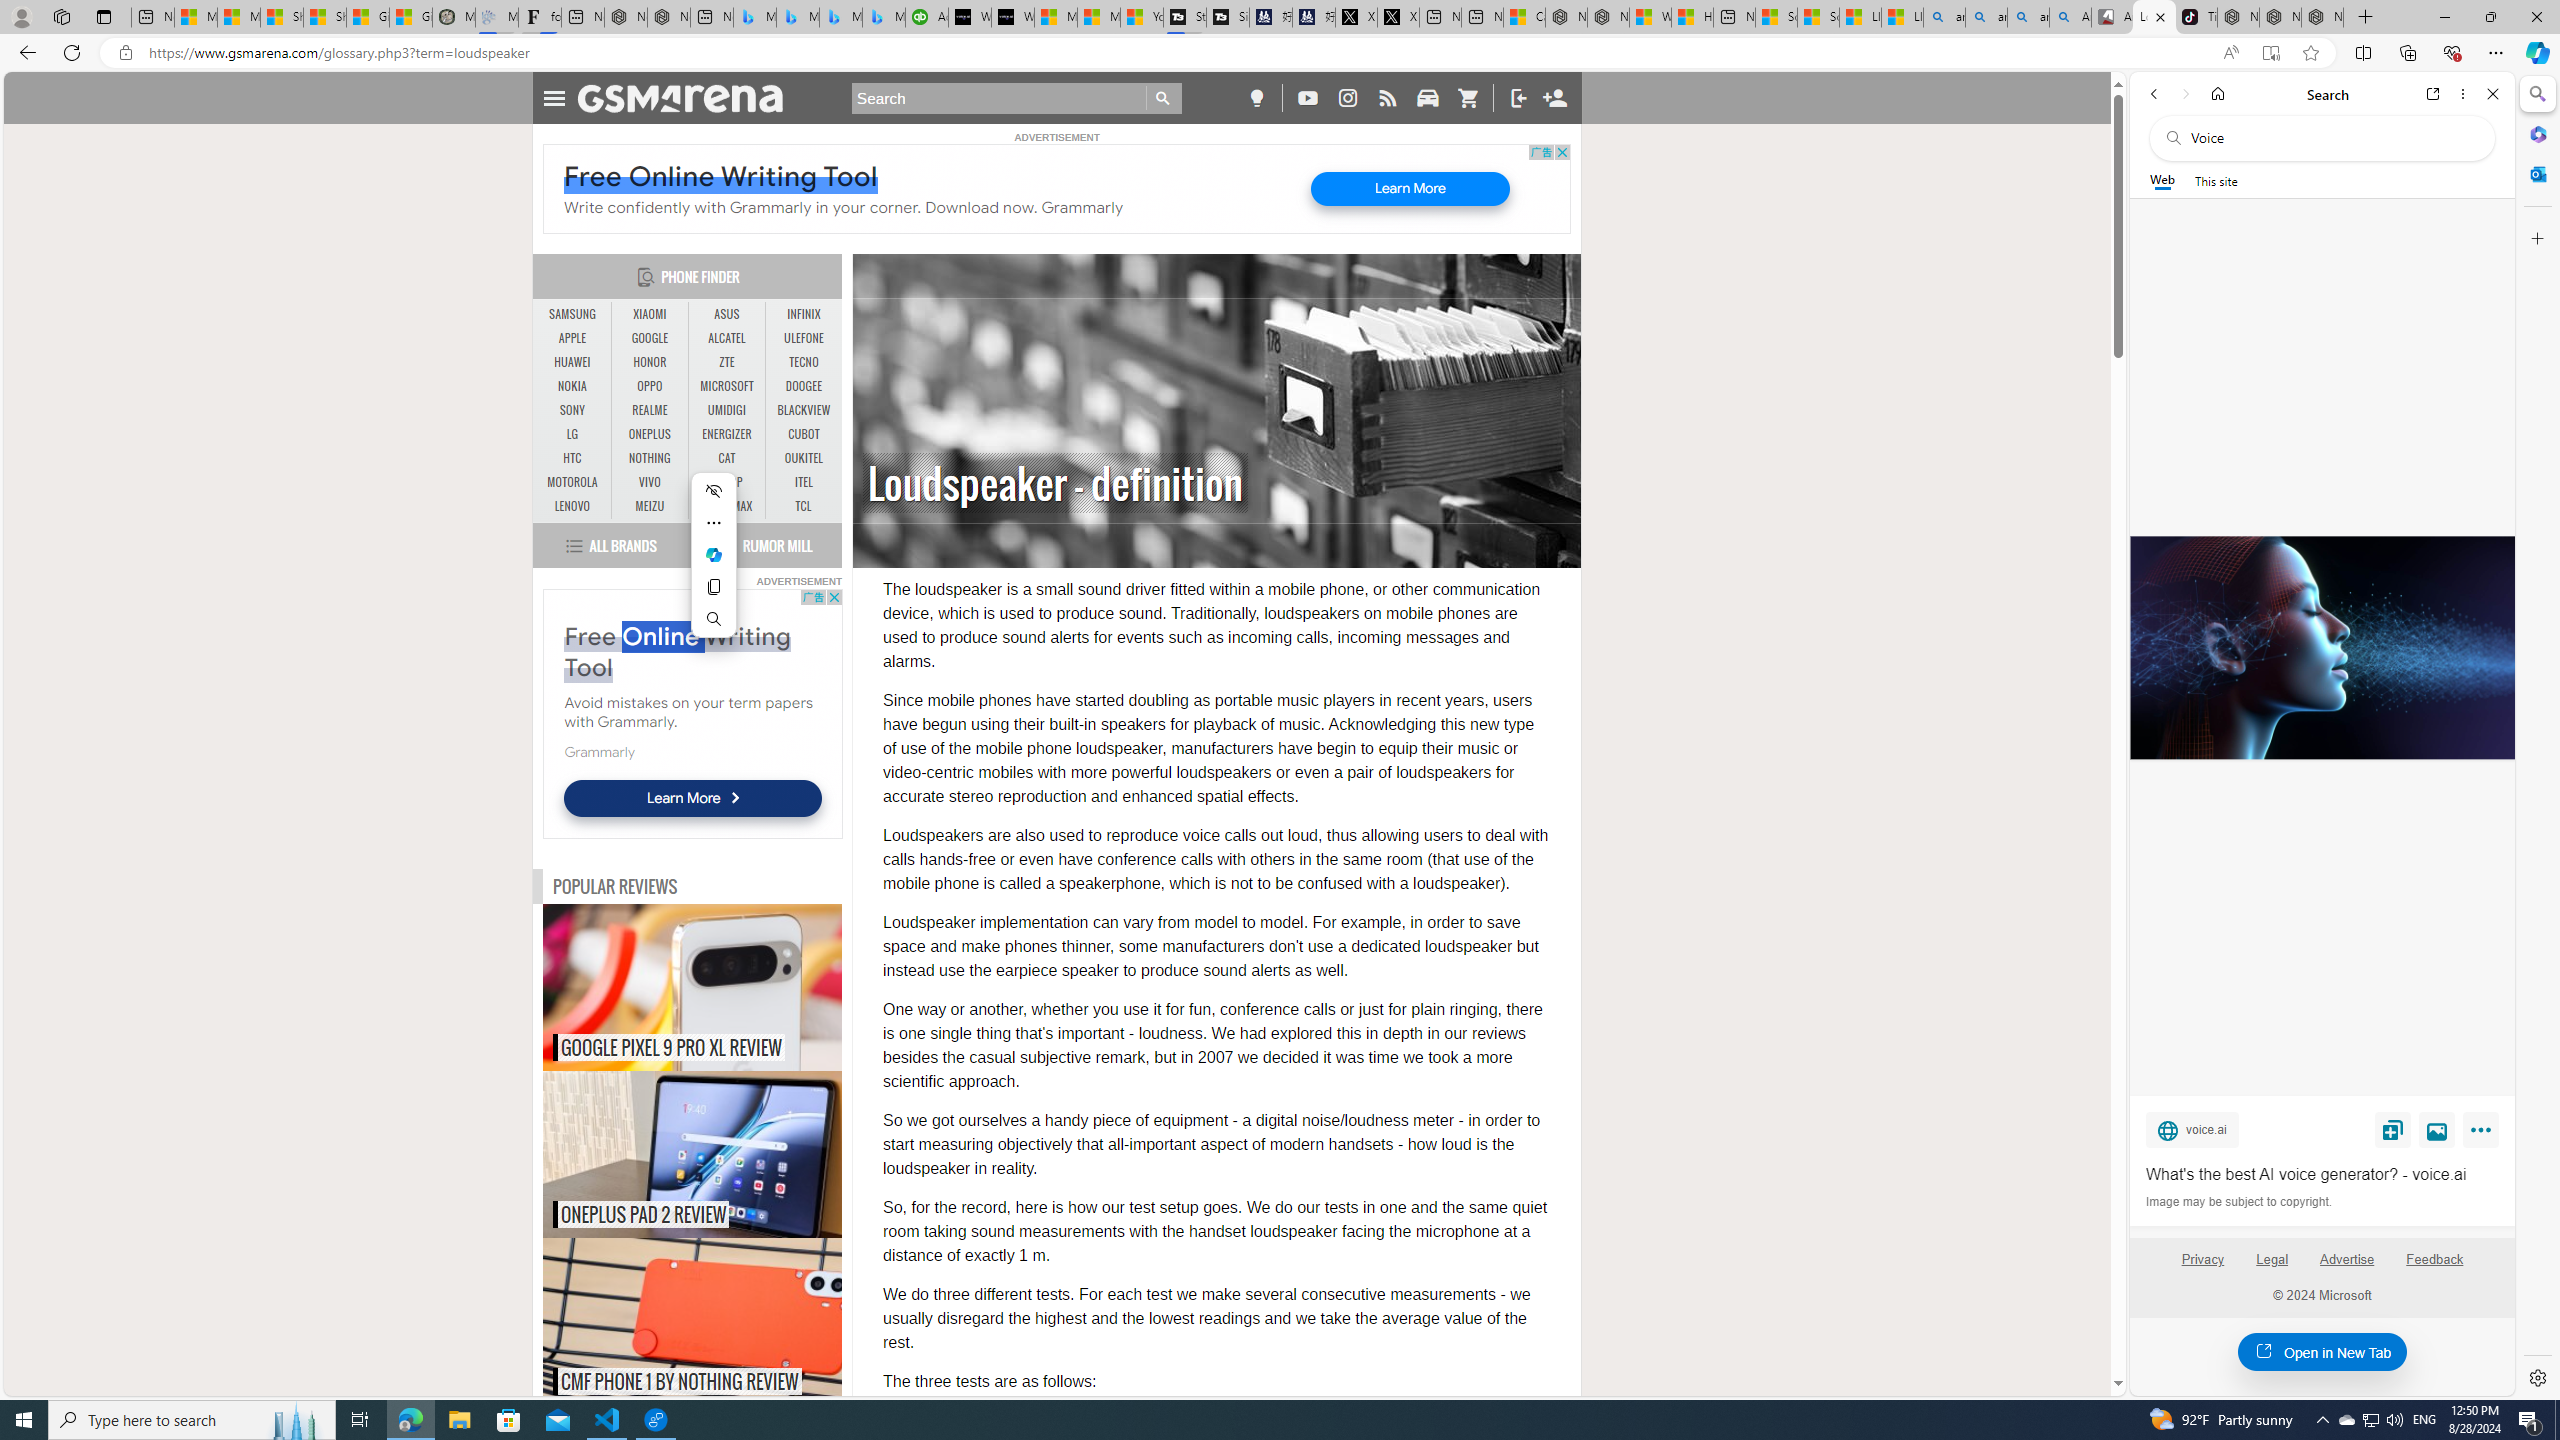 The image size is (2560, 1440). Describe the element at coordinates (803, 386) in the screenshot. I see `'DOOGEE'` at that location.